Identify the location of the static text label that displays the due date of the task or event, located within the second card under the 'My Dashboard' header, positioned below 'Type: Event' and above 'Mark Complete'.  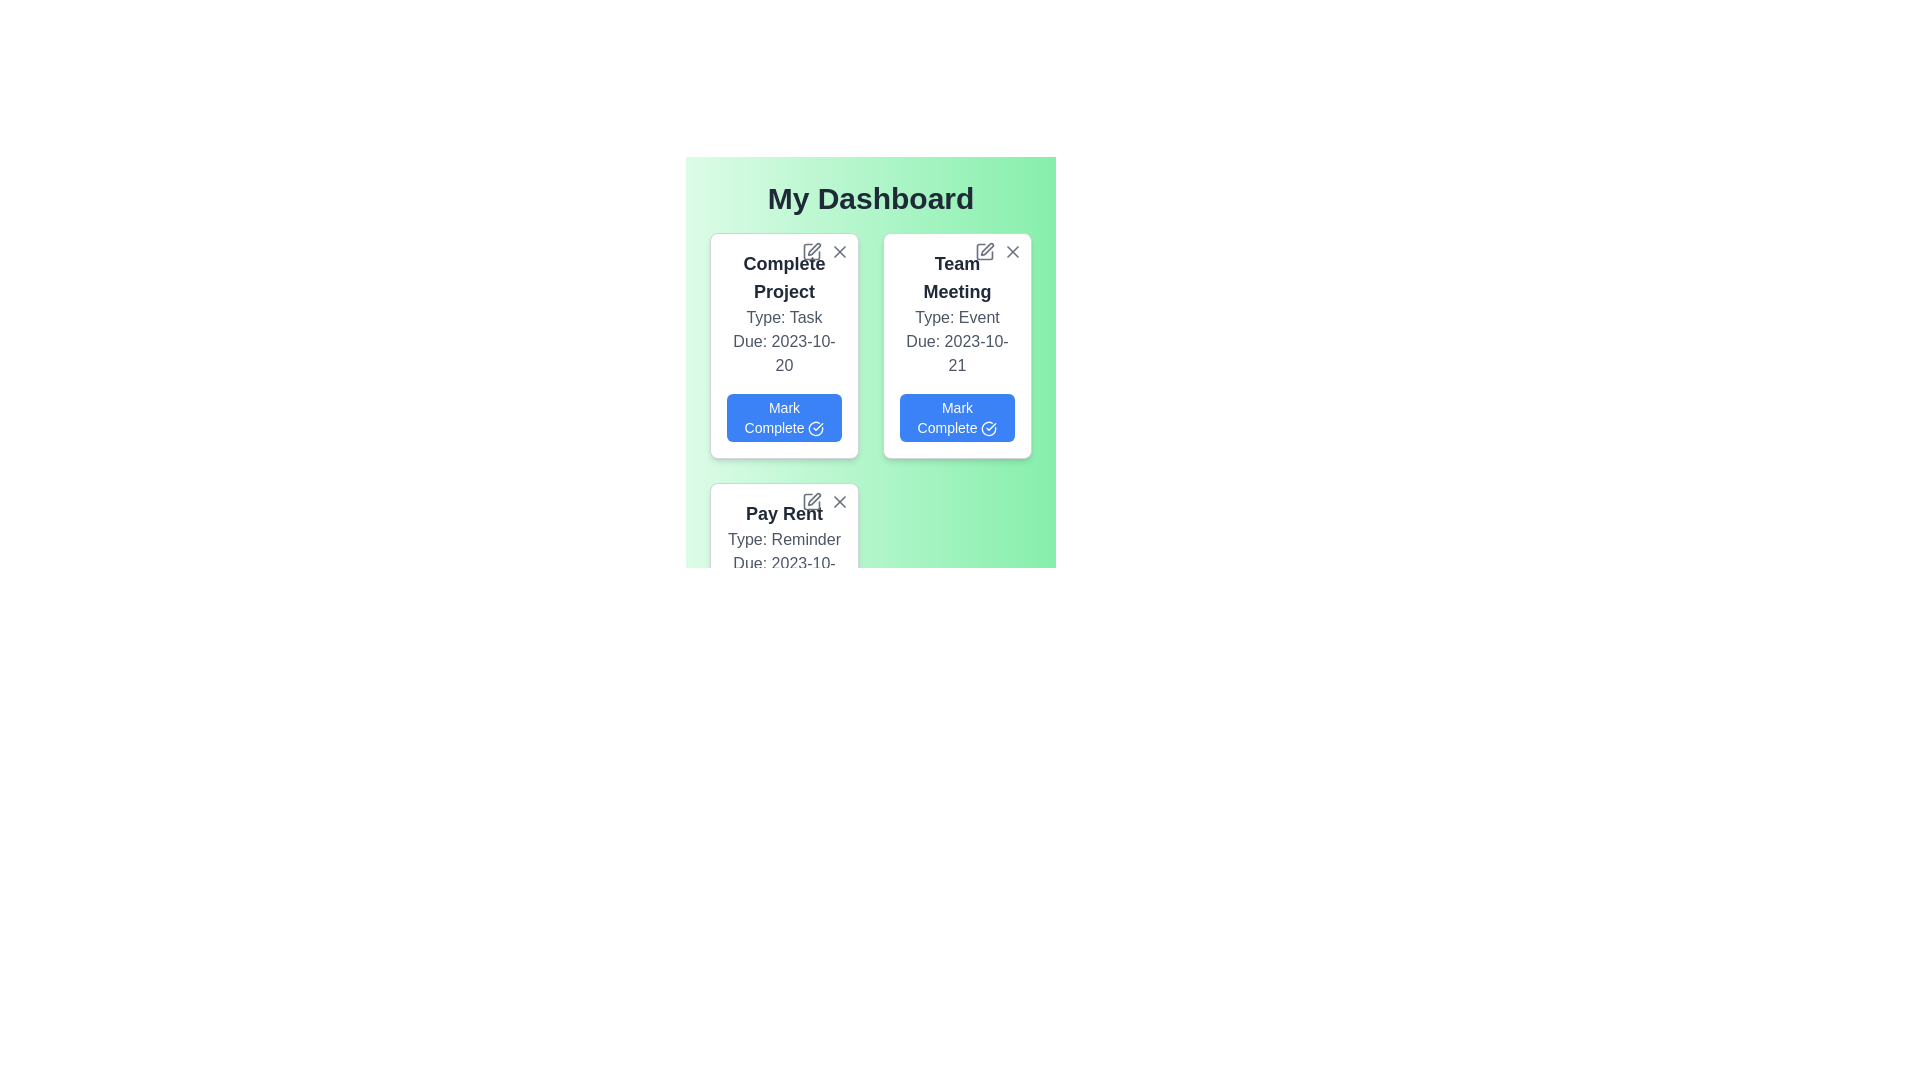
(956, 353).